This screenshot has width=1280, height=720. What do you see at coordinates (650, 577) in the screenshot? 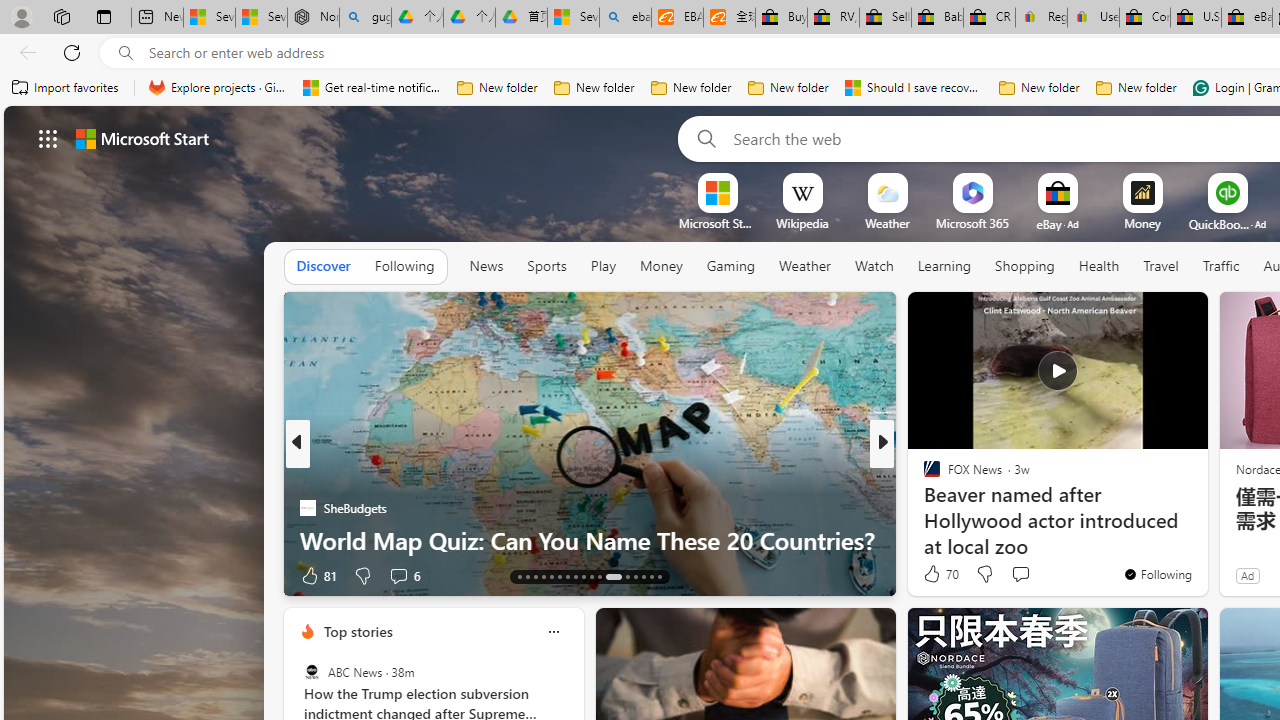
I see `'AutomationID: tab-34'` at bounding box center [650, 577].